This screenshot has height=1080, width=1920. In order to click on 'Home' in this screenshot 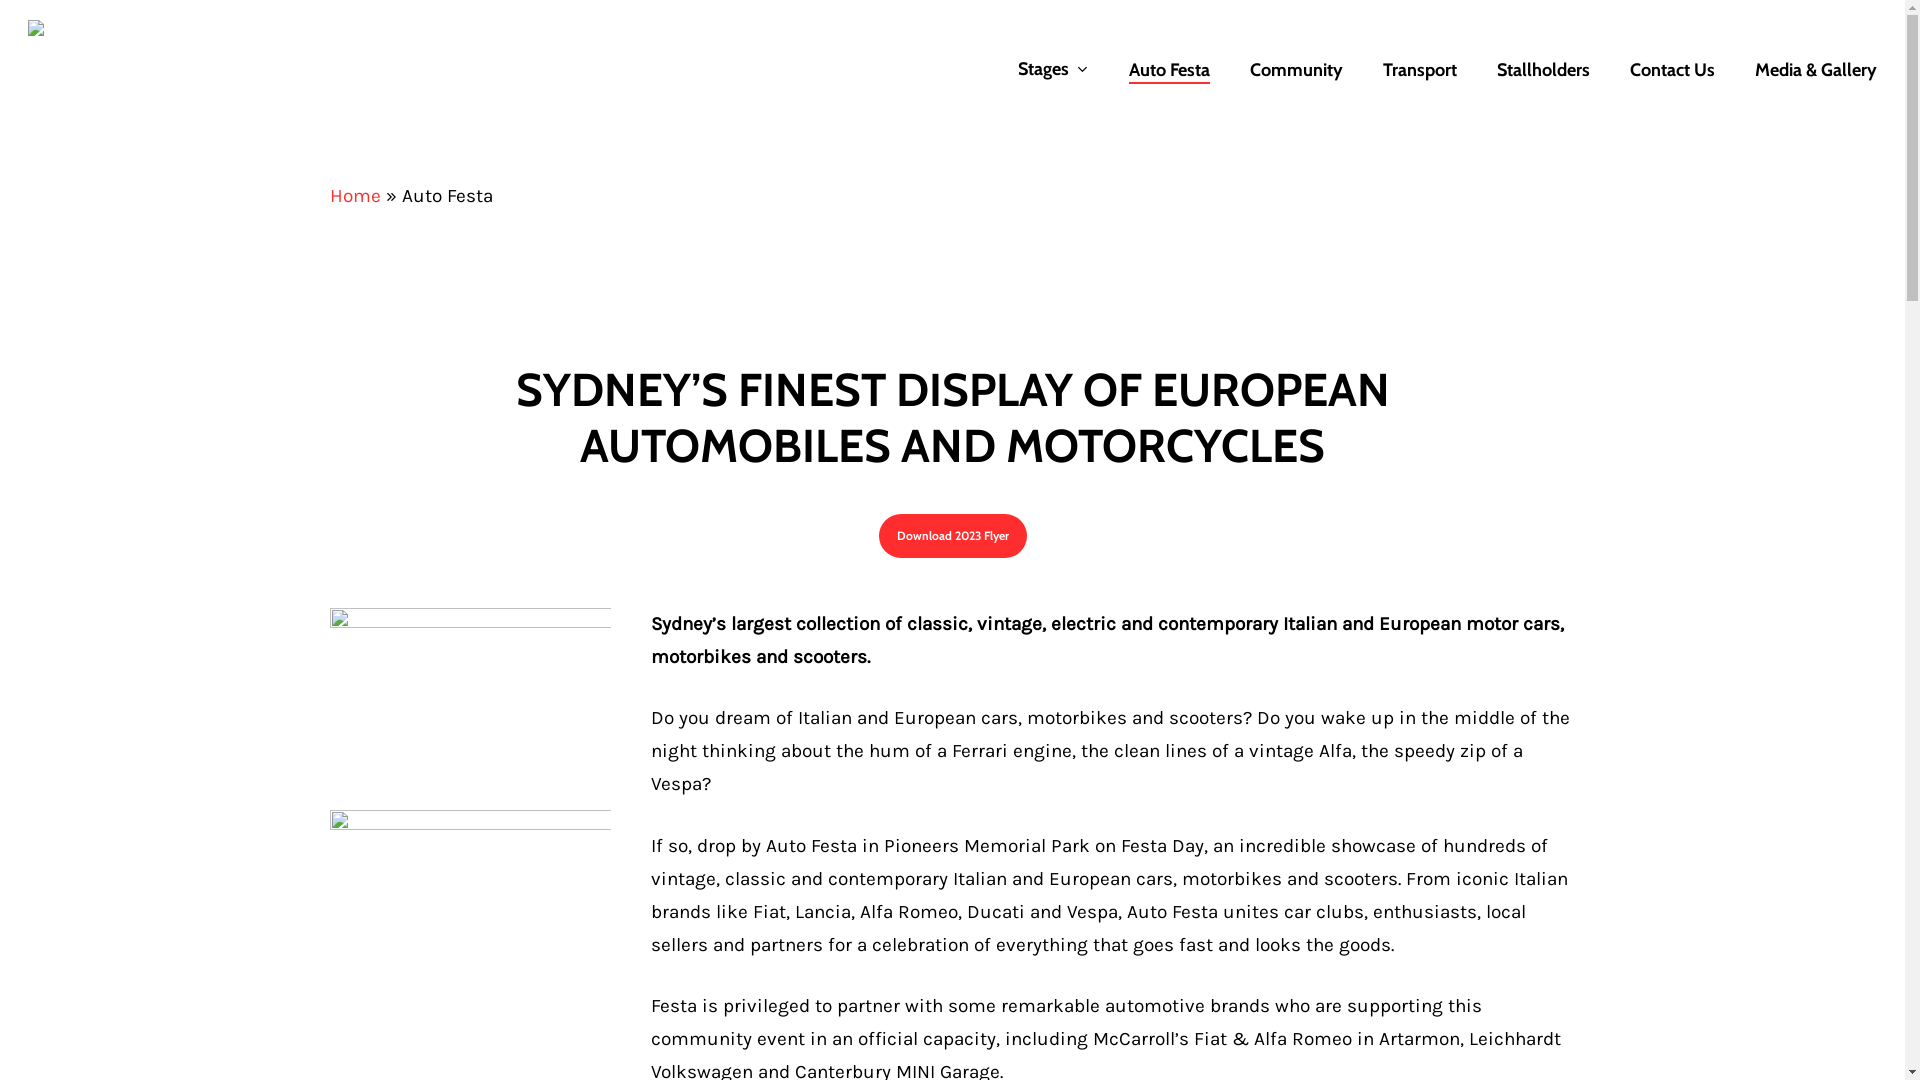, I will do `click(355, 196)`.